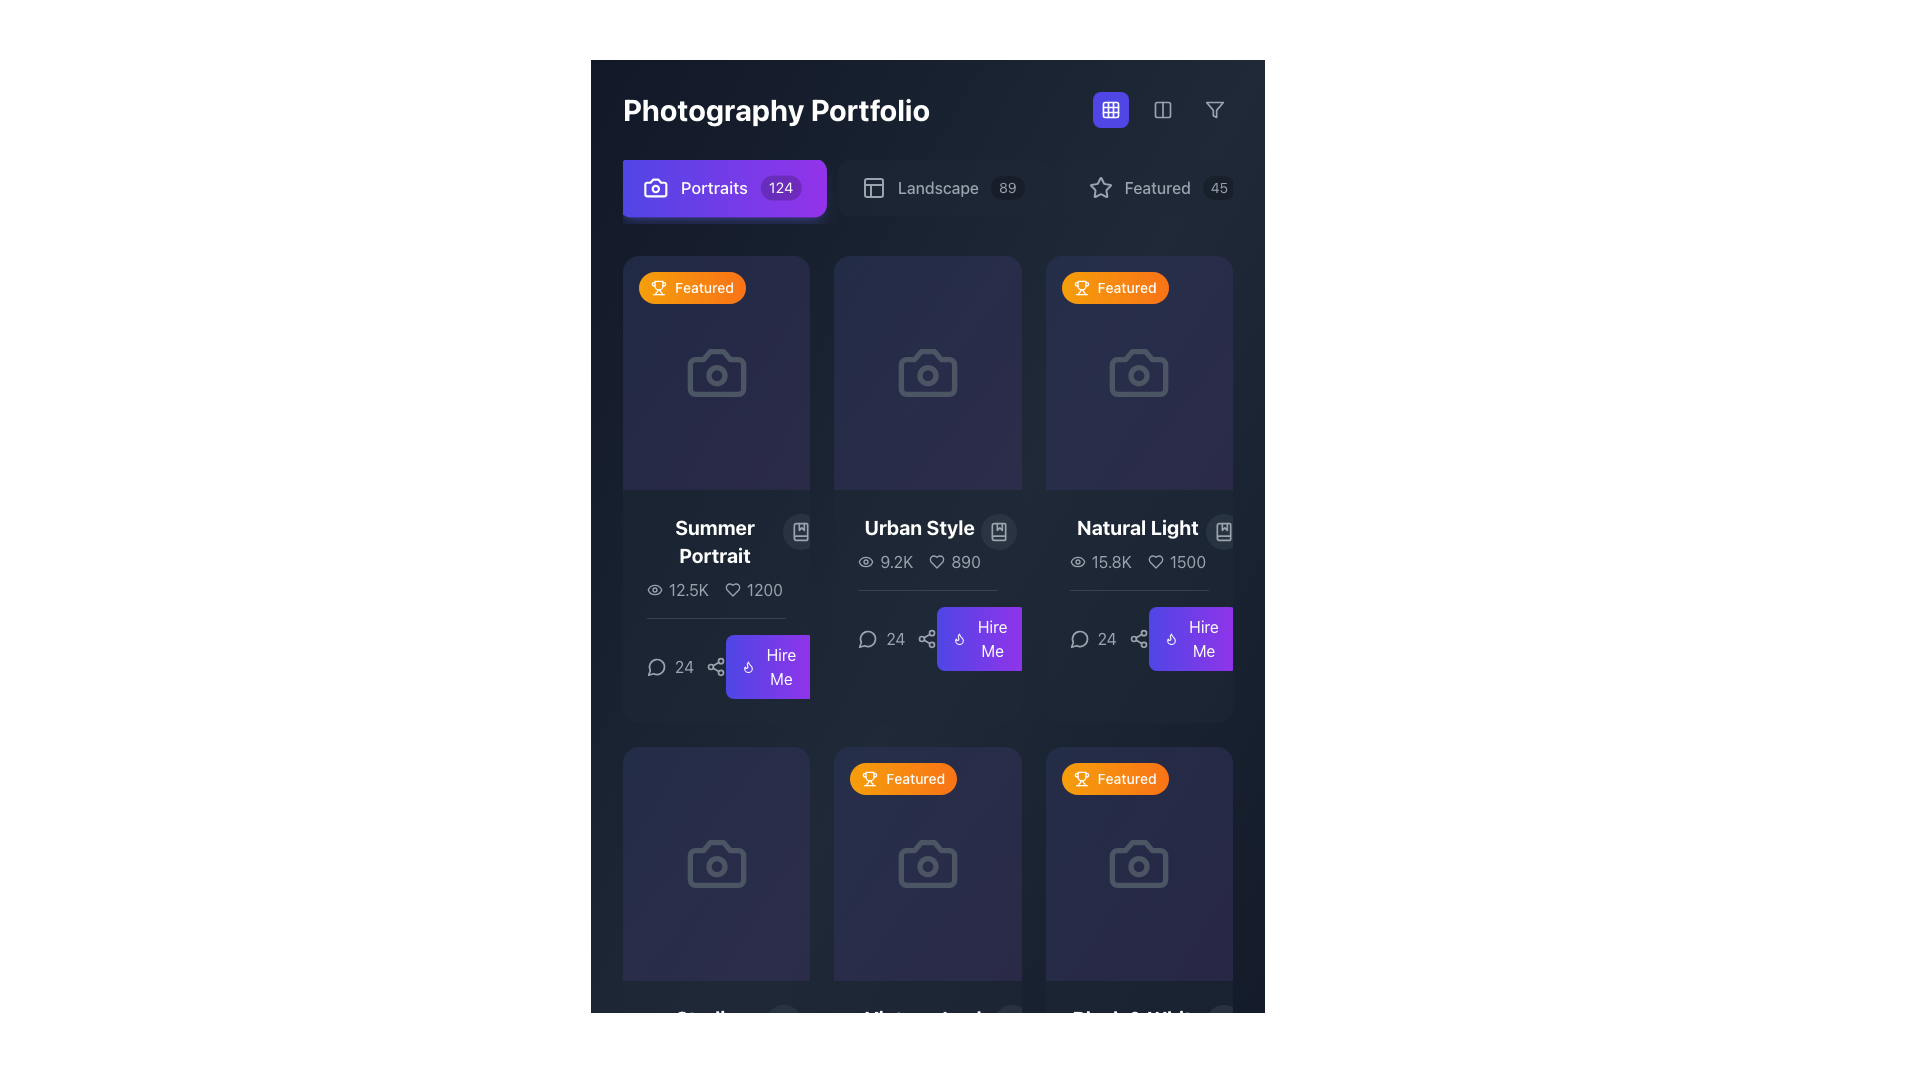 This screenshot has width=1920, height=1080. What do you see at coordinates (998, 531) in the screenshot?
I see `the bookmark icon located in the top-right quadrant of the 'Urban Style' card` at bounding box center [998, 531].